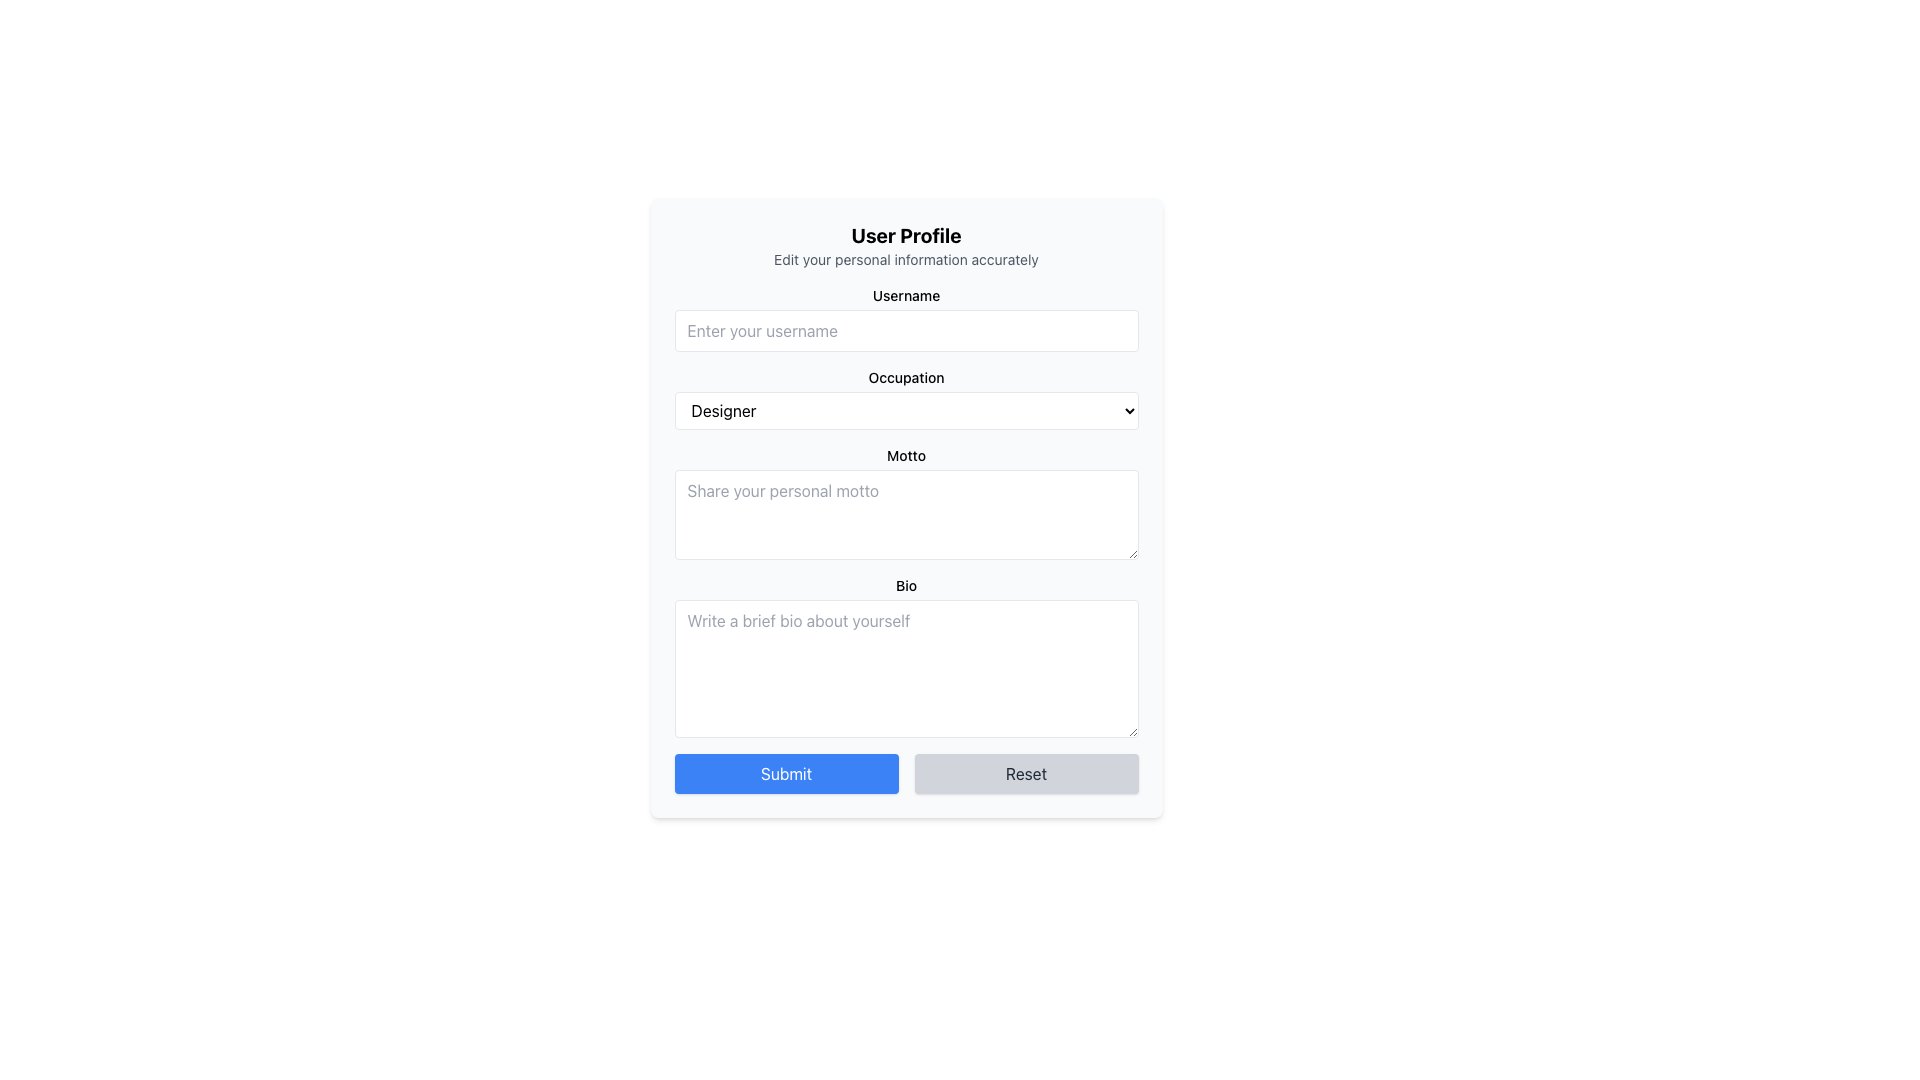  What do you see at coordinates (905, 234) in the screenshot?
I see `the 'User Profile' text label, which is a bold and large font label prominently displayed at the top of the form layout` at bounding box center [905, 234].